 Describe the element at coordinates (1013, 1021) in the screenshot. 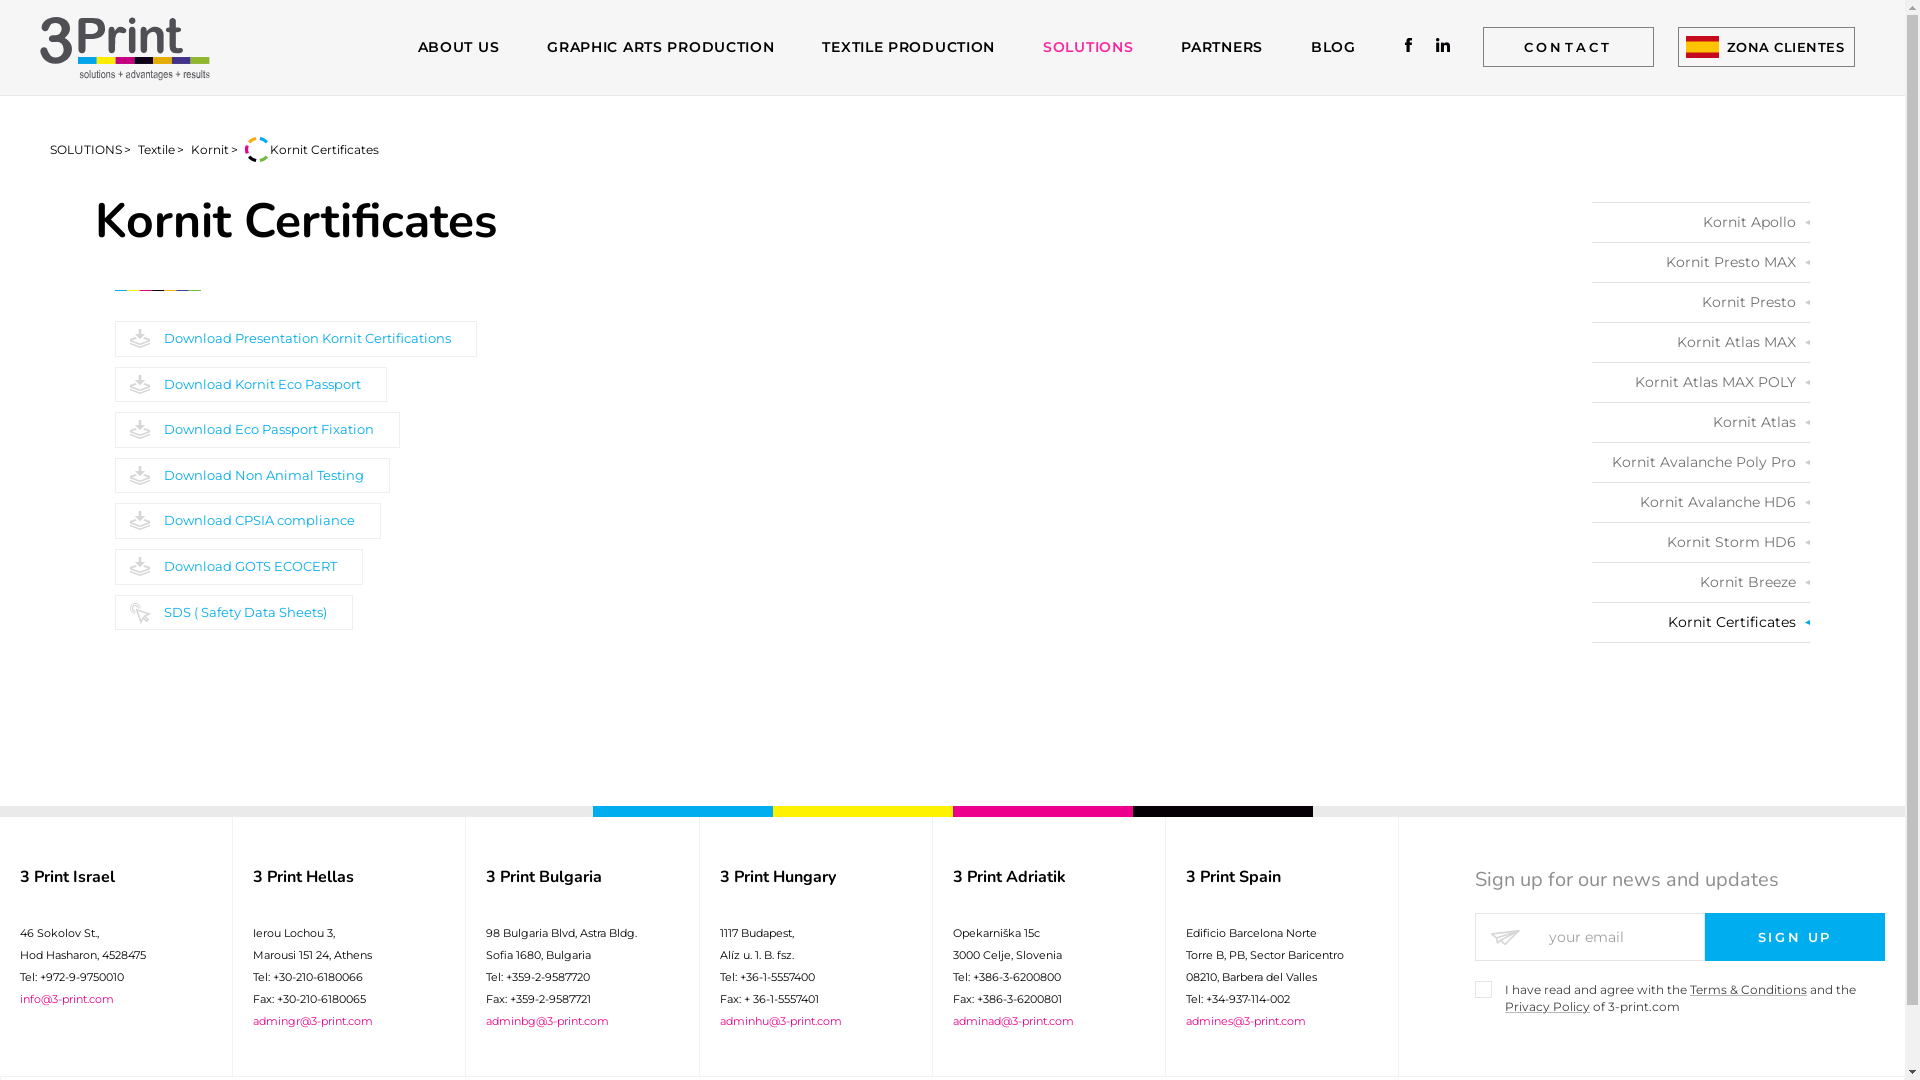

I see `'adminad@3-print.com'` at that location.